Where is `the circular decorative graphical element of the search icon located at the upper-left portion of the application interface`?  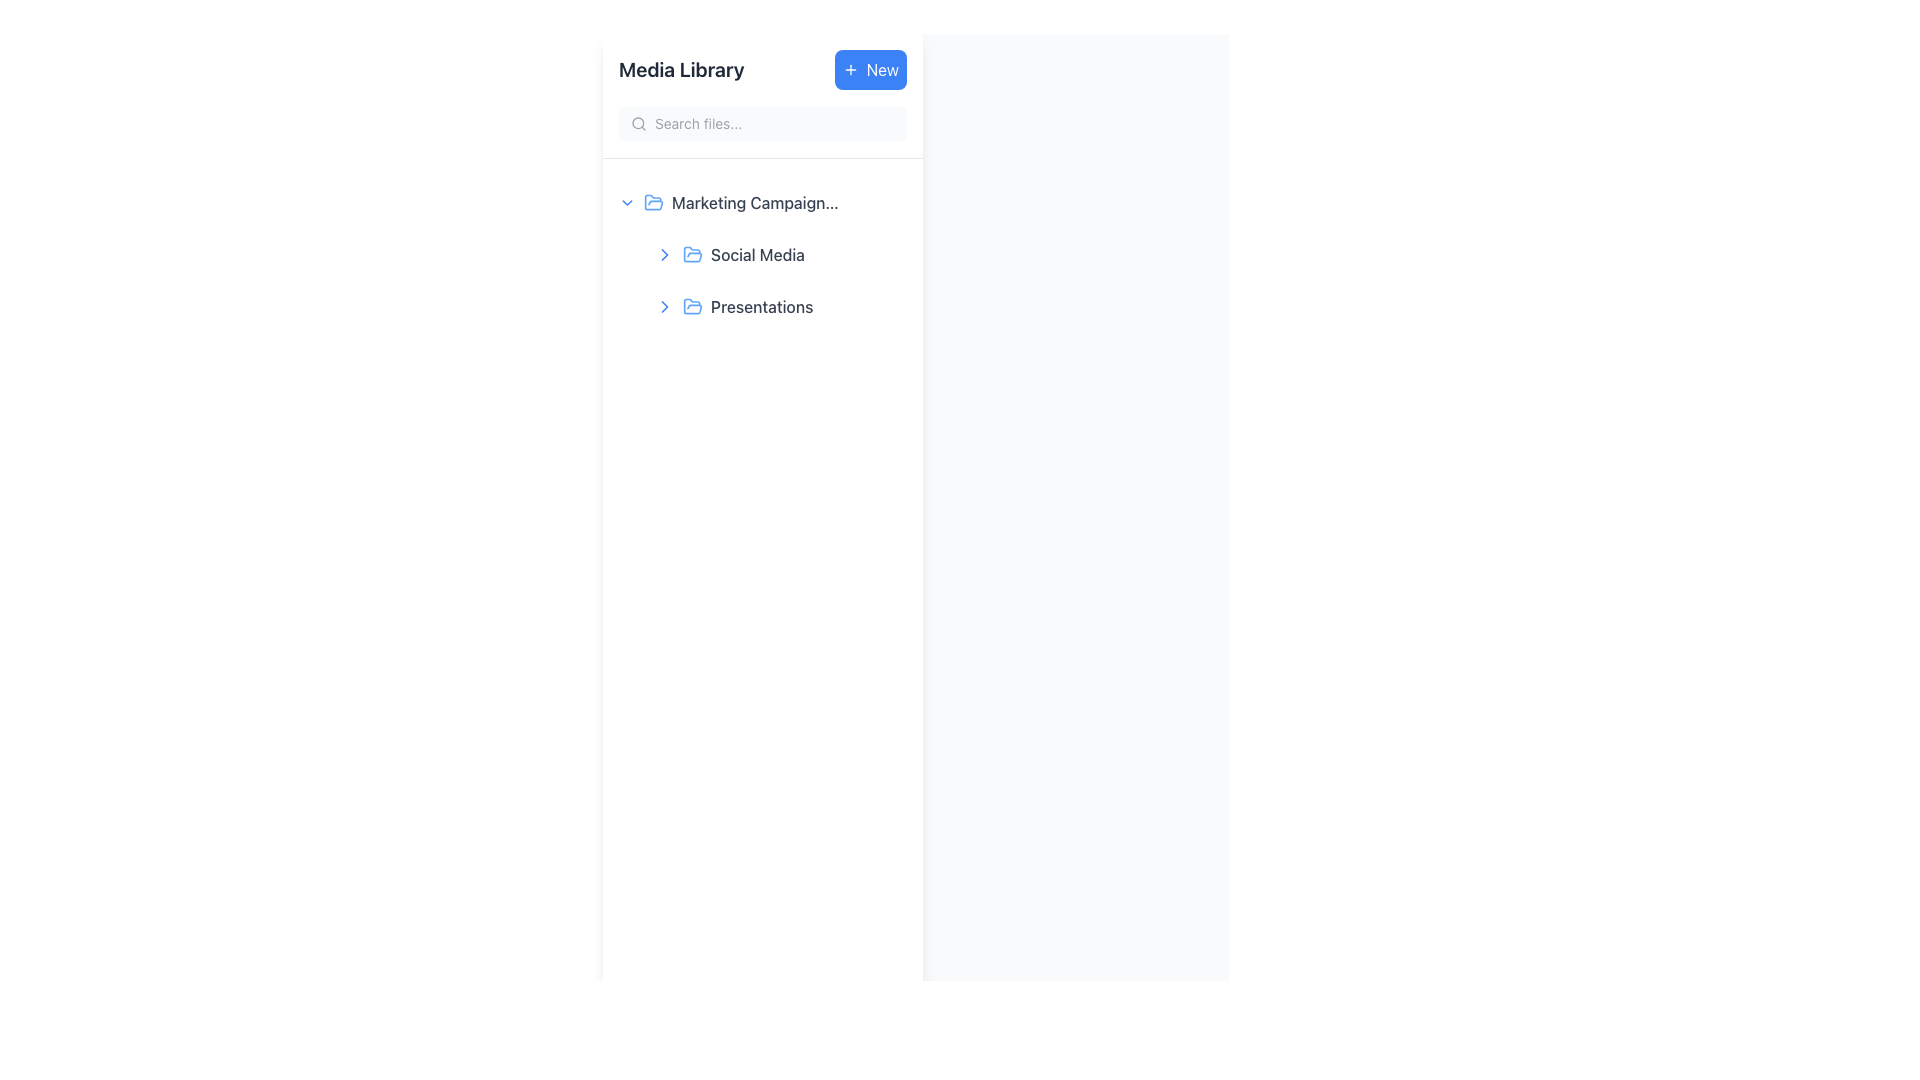 the circular decorative graphical element of the search icon located at the upper-left portion of the application interface is located at coordinates (637, 123).